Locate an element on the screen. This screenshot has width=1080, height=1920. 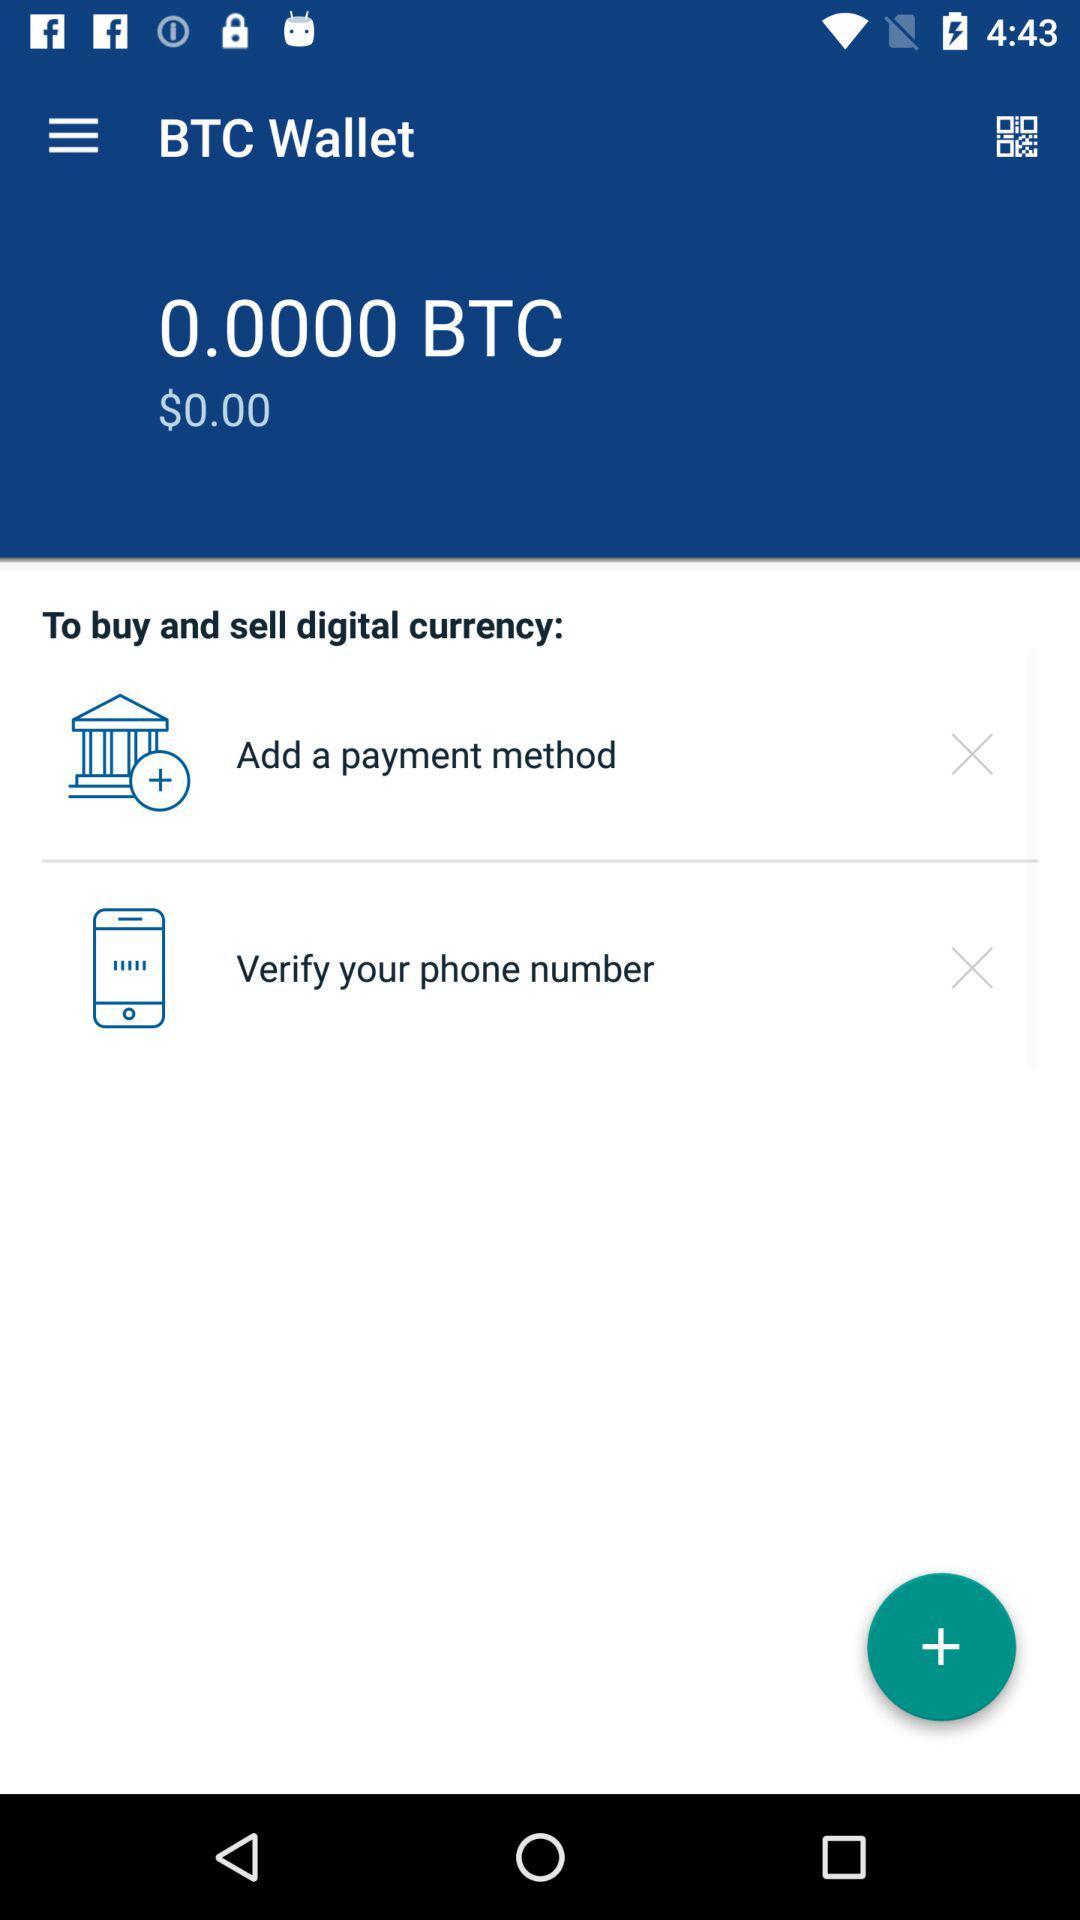
to btc wallet is located at coordinates (941, 1654).